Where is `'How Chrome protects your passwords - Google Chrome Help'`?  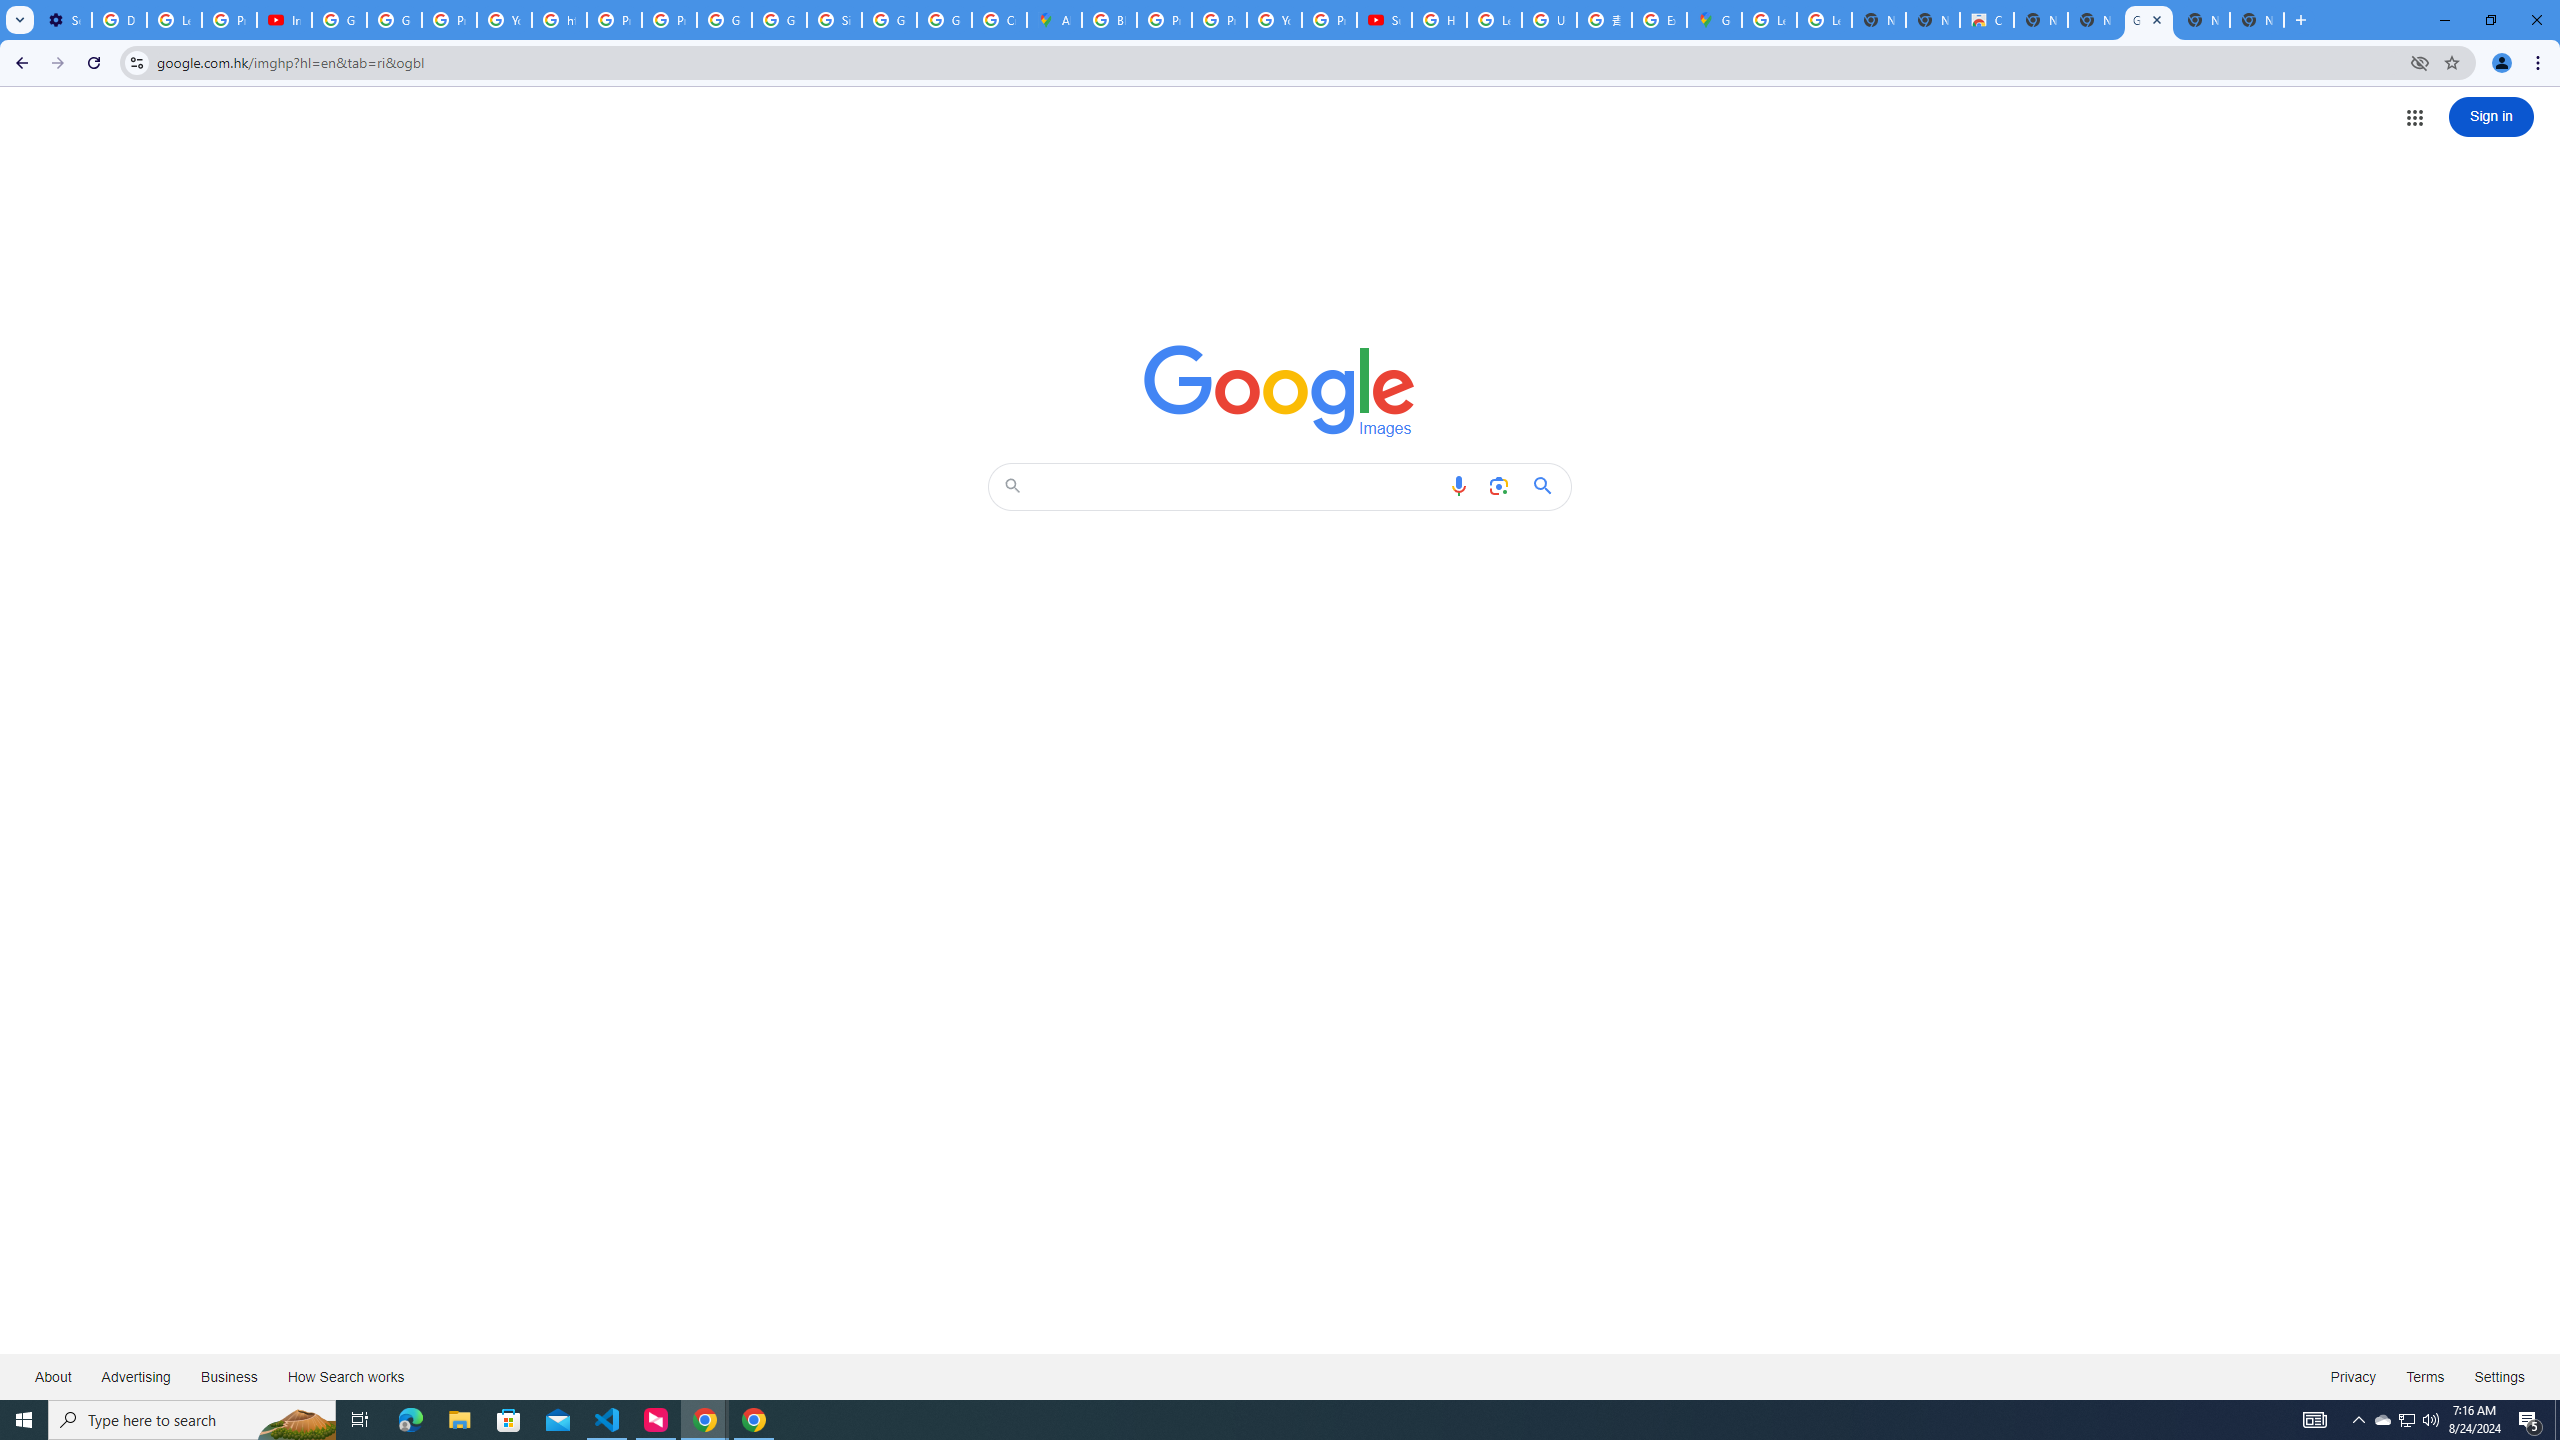 'How Chrome protects your passwords - Google Chrome Help' is located at coordinates (1439, 19).